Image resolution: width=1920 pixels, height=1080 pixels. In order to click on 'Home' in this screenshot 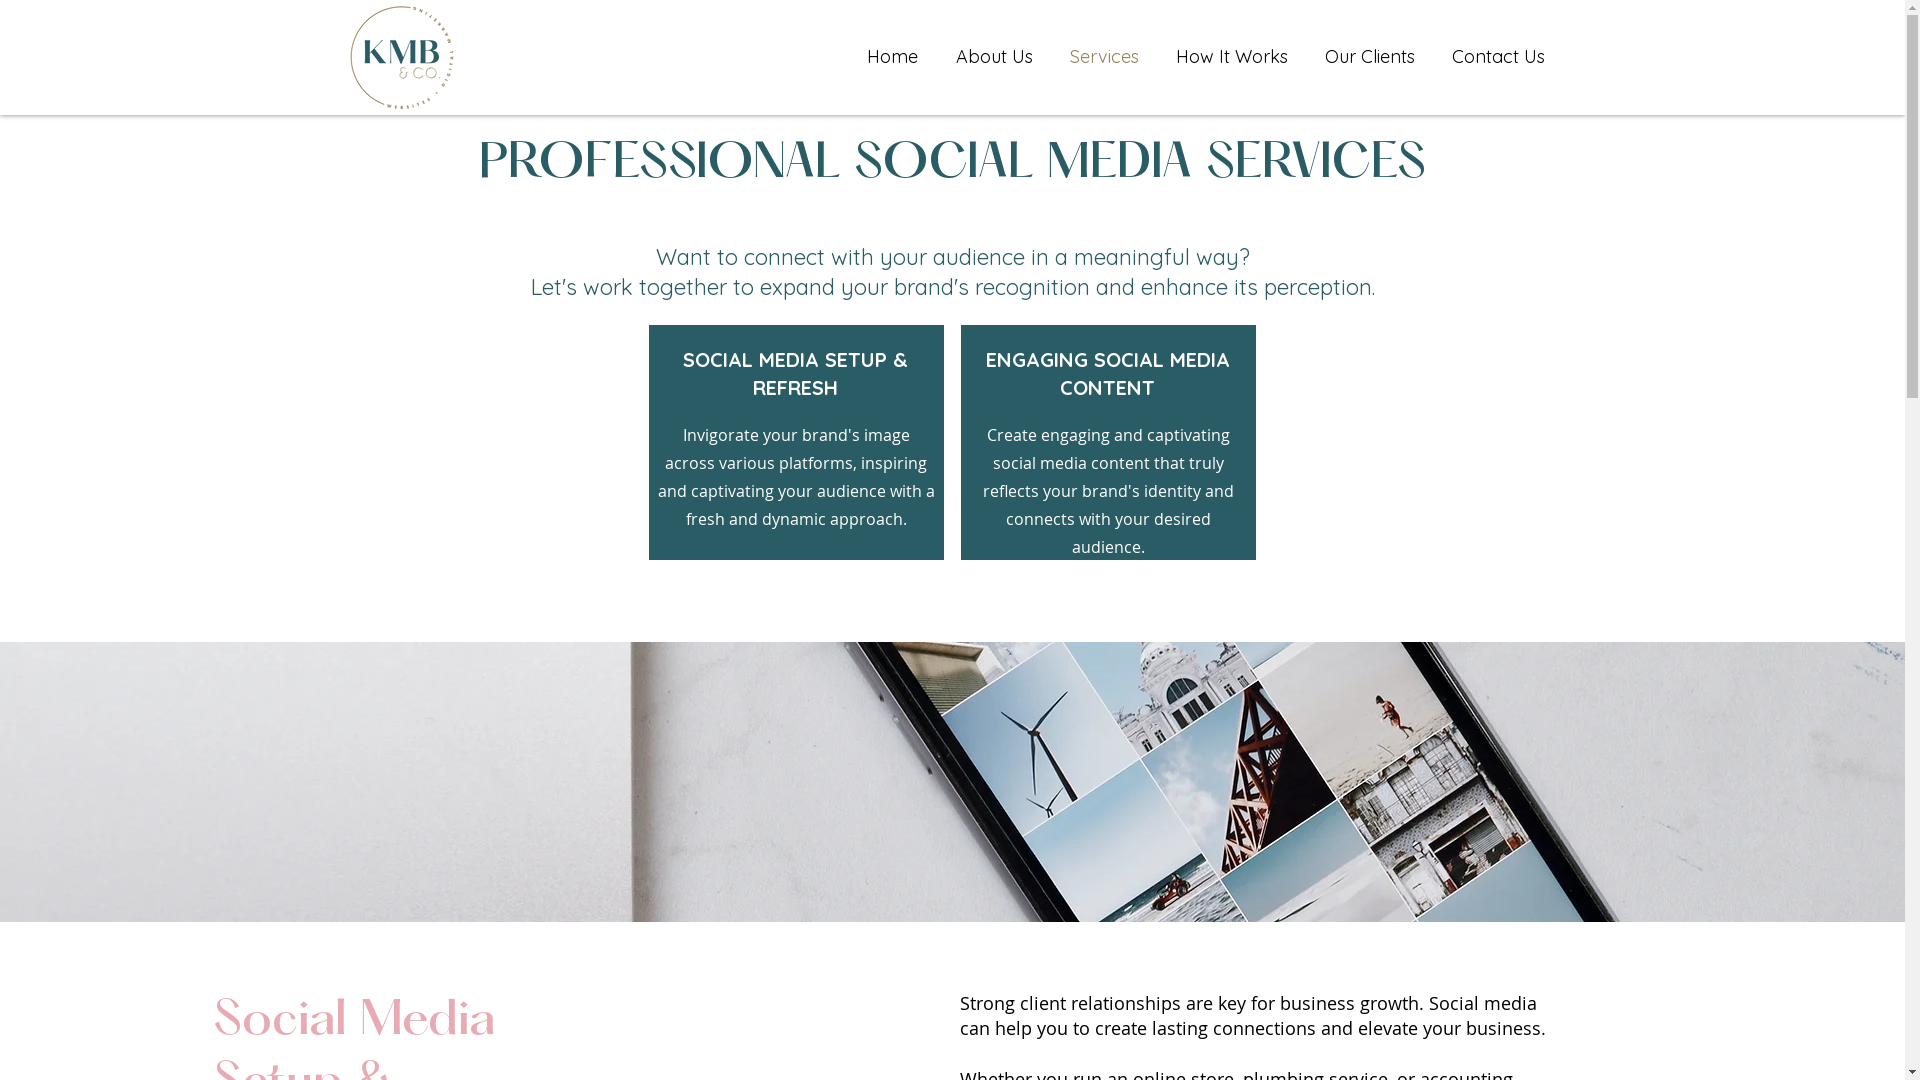, I will do `click(891, 56)`.